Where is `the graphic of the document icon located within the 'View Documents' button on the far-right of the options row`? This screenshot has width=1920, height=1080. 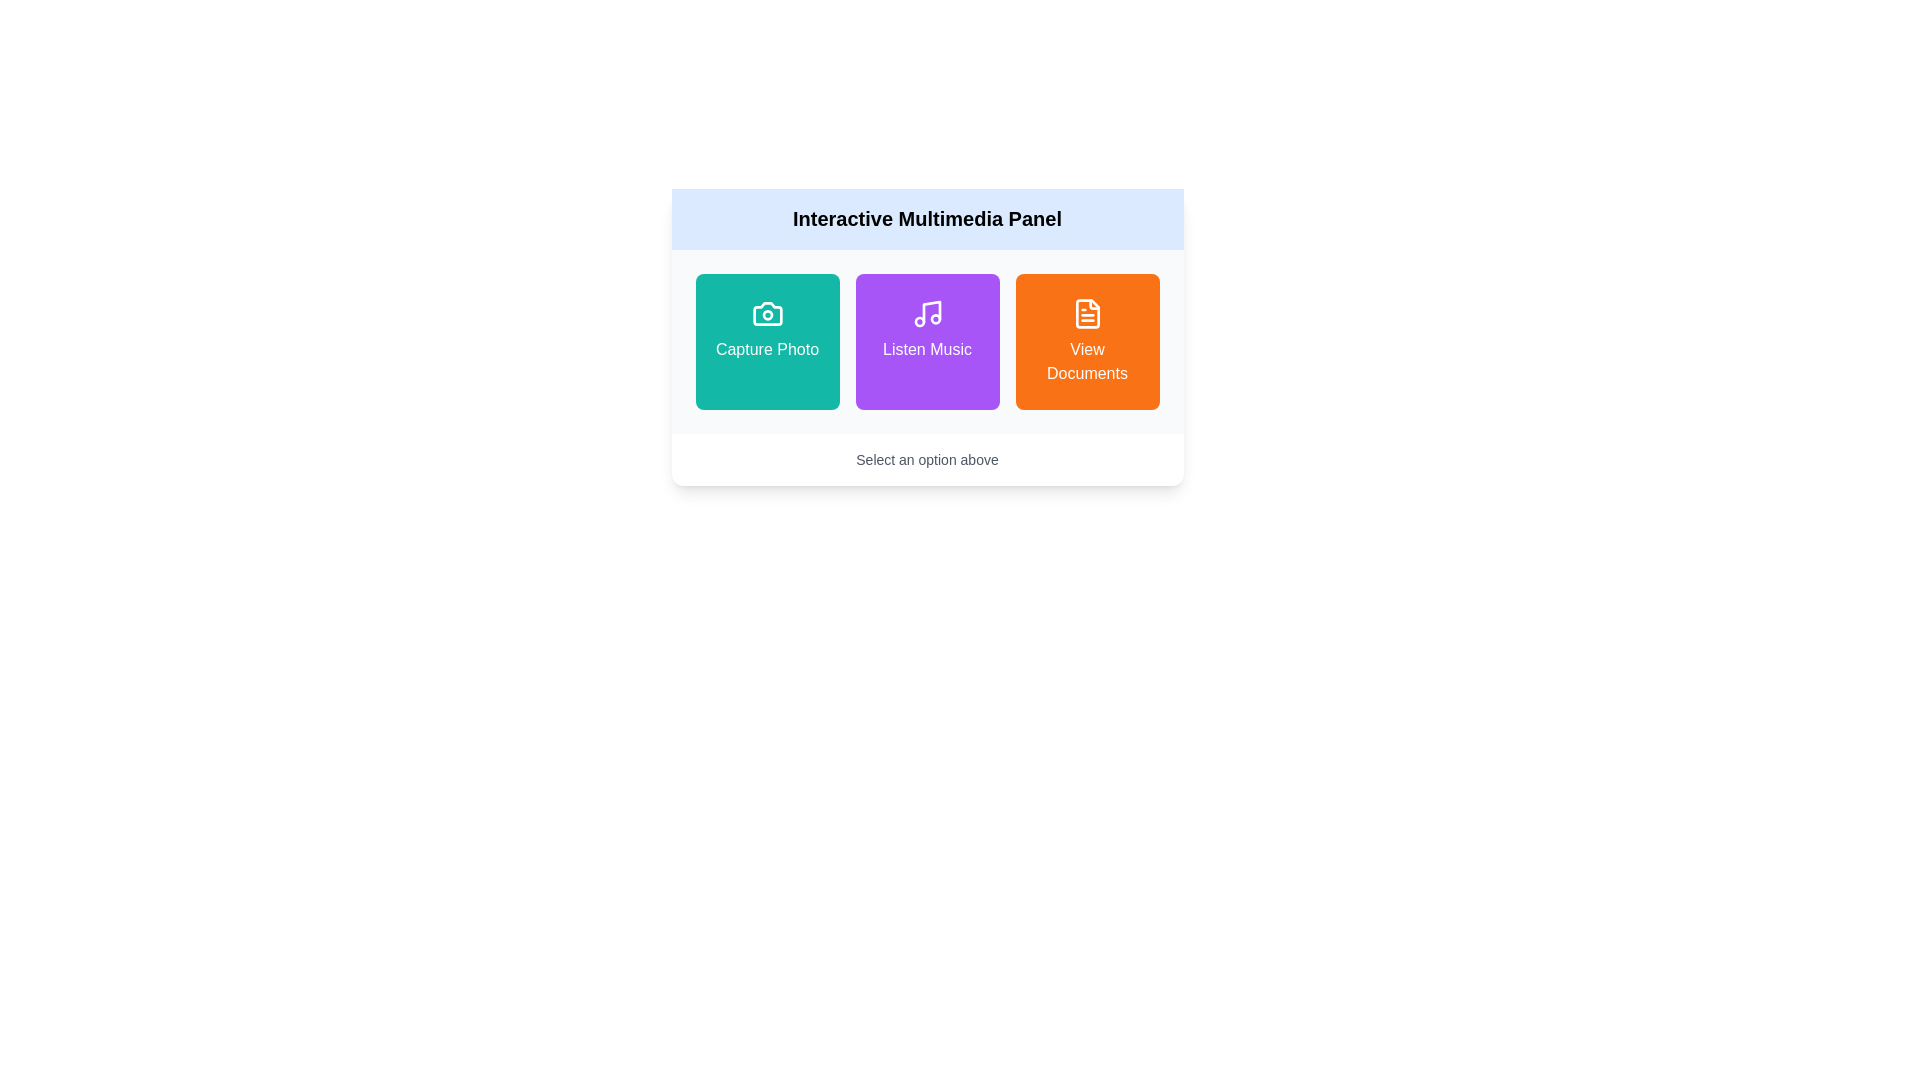 the graphic of the document icon located within the 'View Documents' button on the far-right of the options row is located at coordinates (1086, 313).